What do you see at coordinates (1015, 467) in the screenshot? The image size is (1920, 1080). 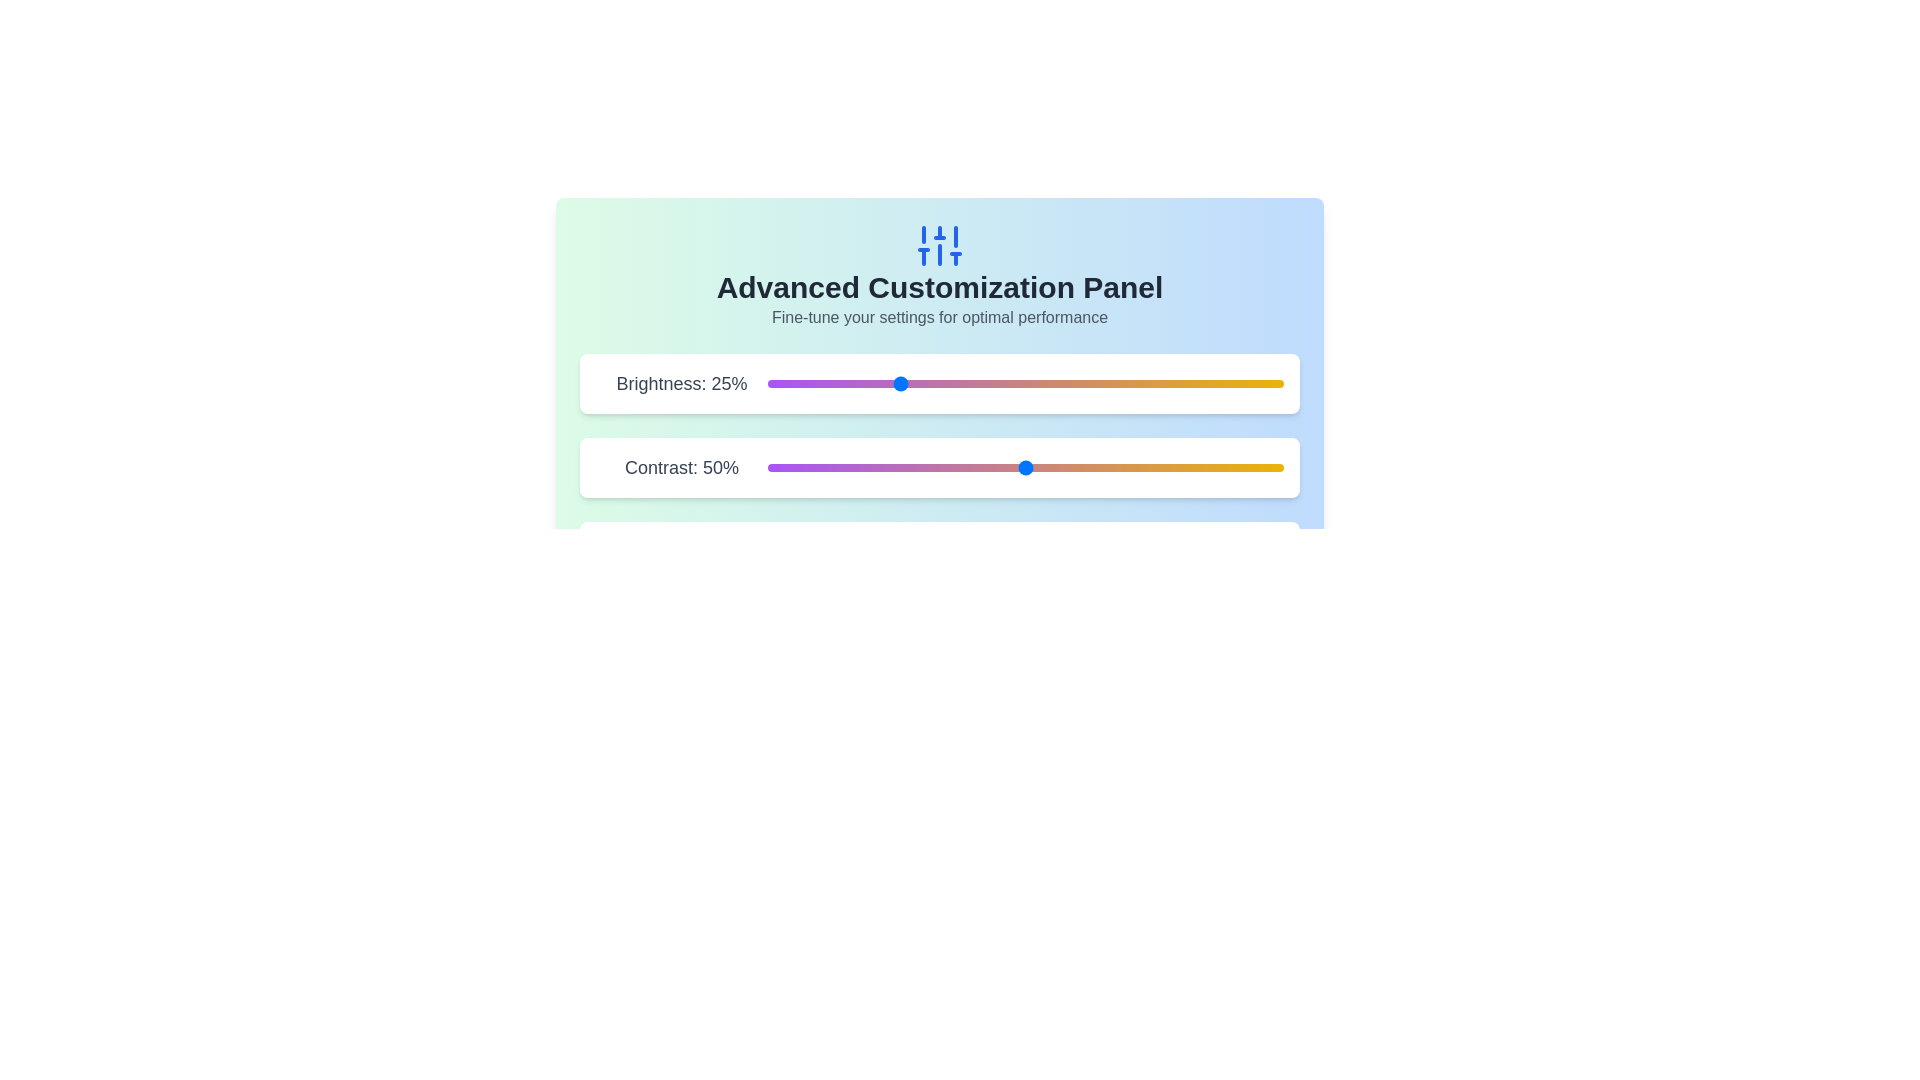 I see `the contrast slider to 48%` at bounding box center [1015, 467].